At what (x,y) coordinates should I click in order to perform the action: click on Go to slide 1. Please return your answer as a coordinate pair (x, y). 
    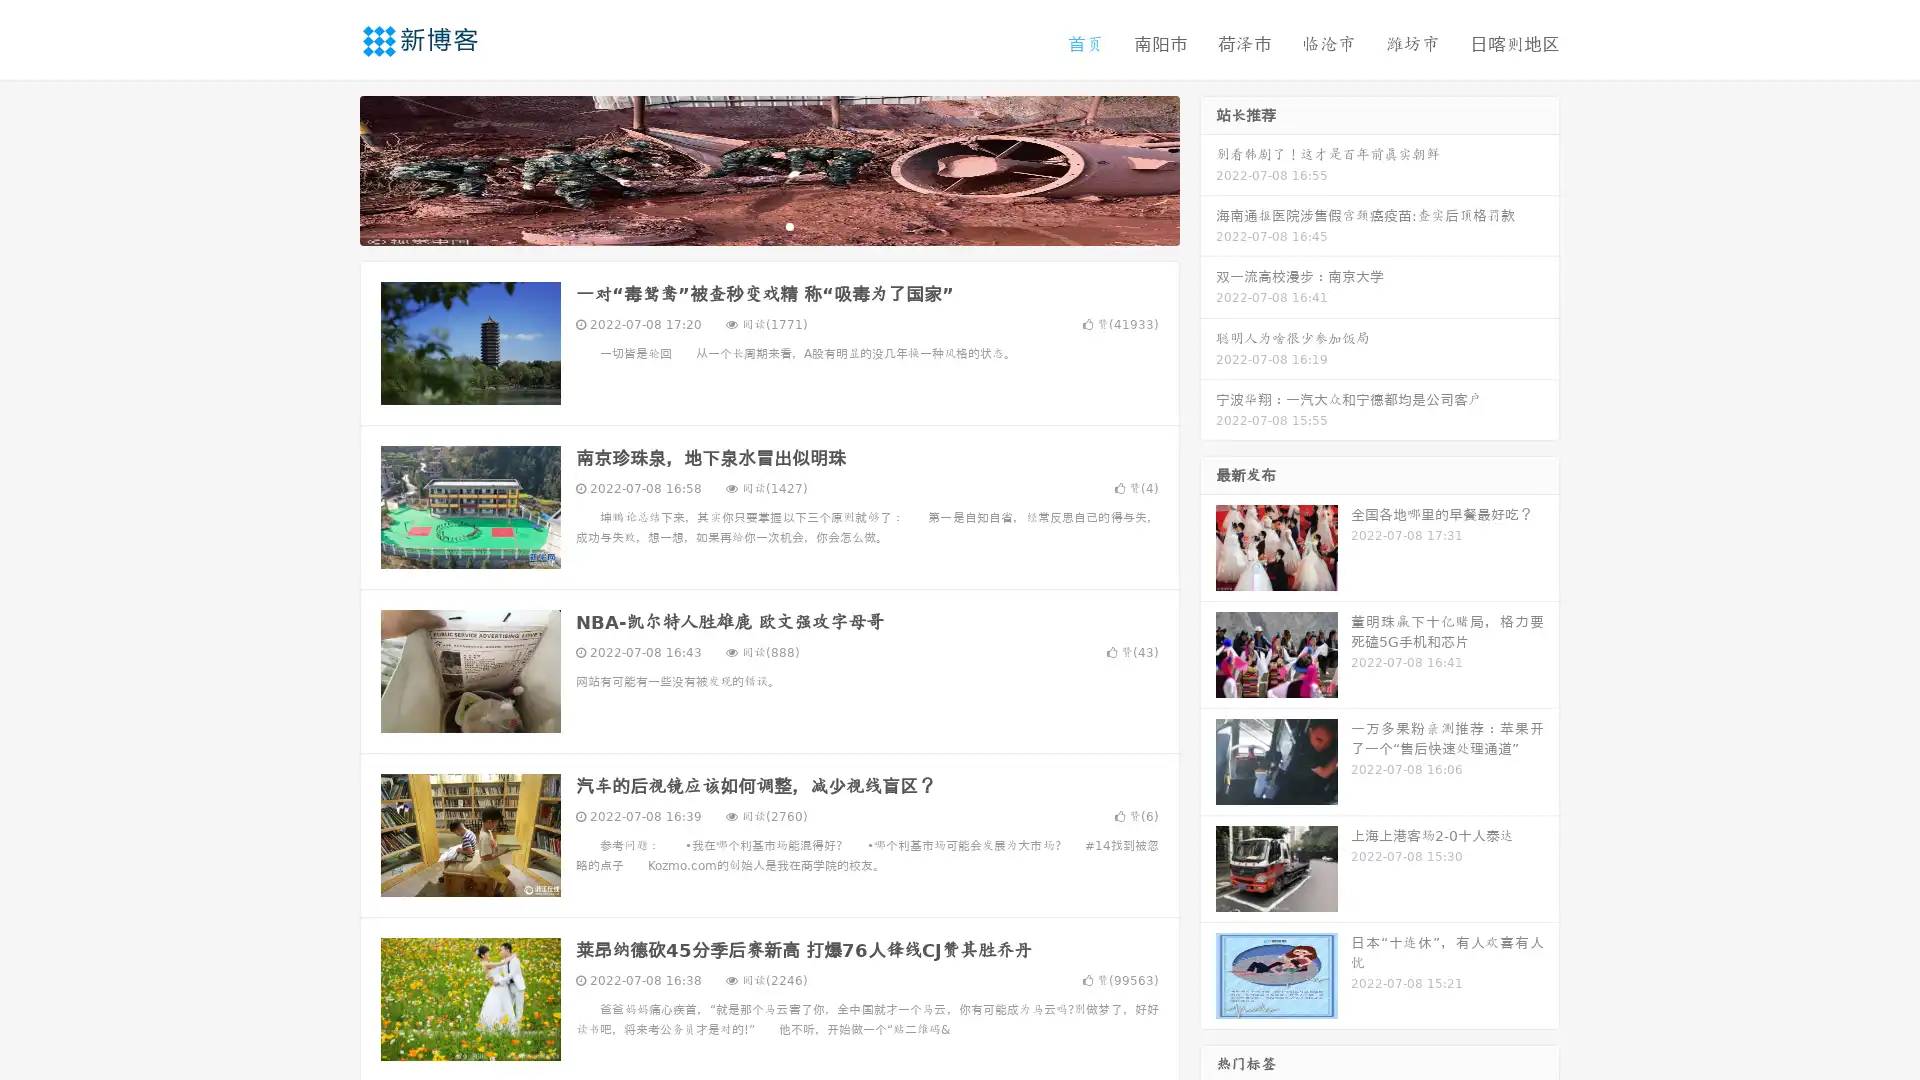
    Looking at the image, I should click on (748, 225).